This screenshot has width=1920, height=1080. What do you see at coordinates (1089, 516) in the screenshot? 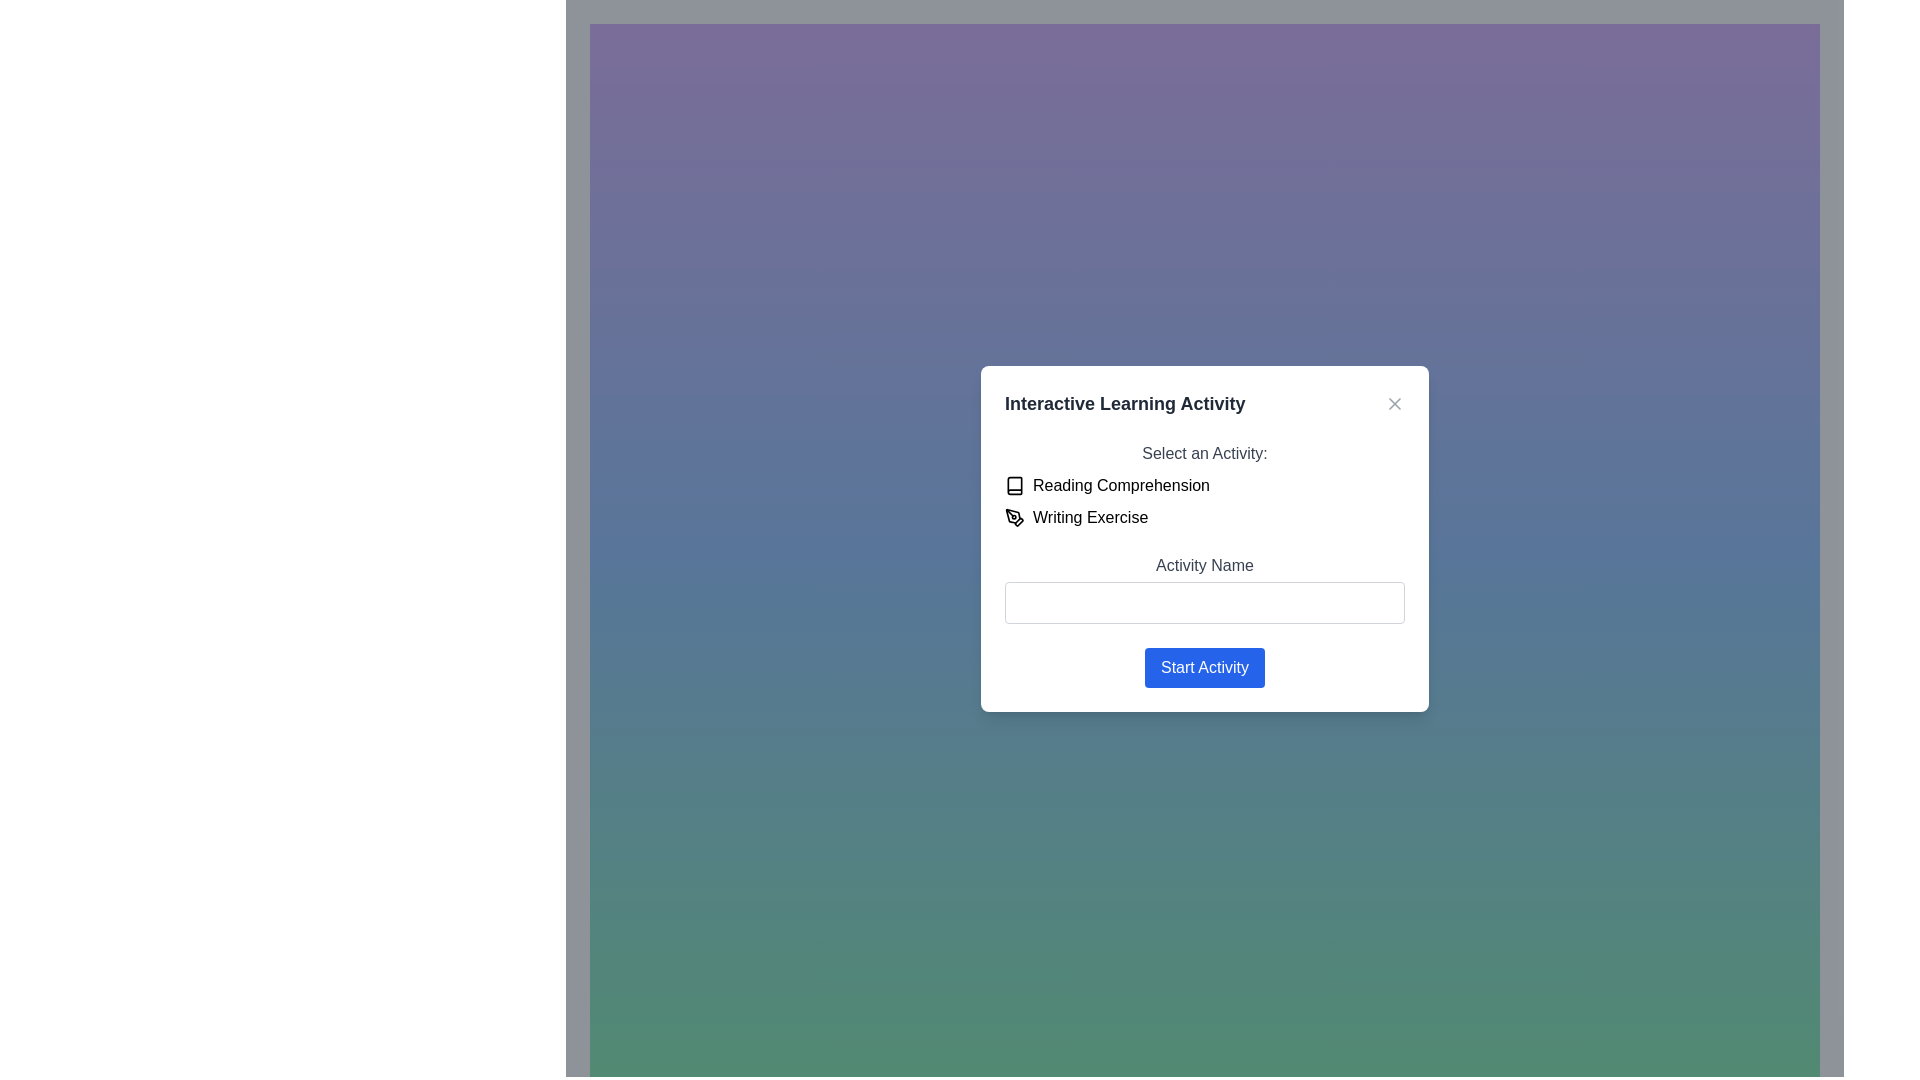
I see `the 'Writing Exercise' text label, which is a clear and bold label located within the modal dialog box under the 'Select an Activity' section, adjacent to the pen tool icon` at bounding box center [1089, 516].